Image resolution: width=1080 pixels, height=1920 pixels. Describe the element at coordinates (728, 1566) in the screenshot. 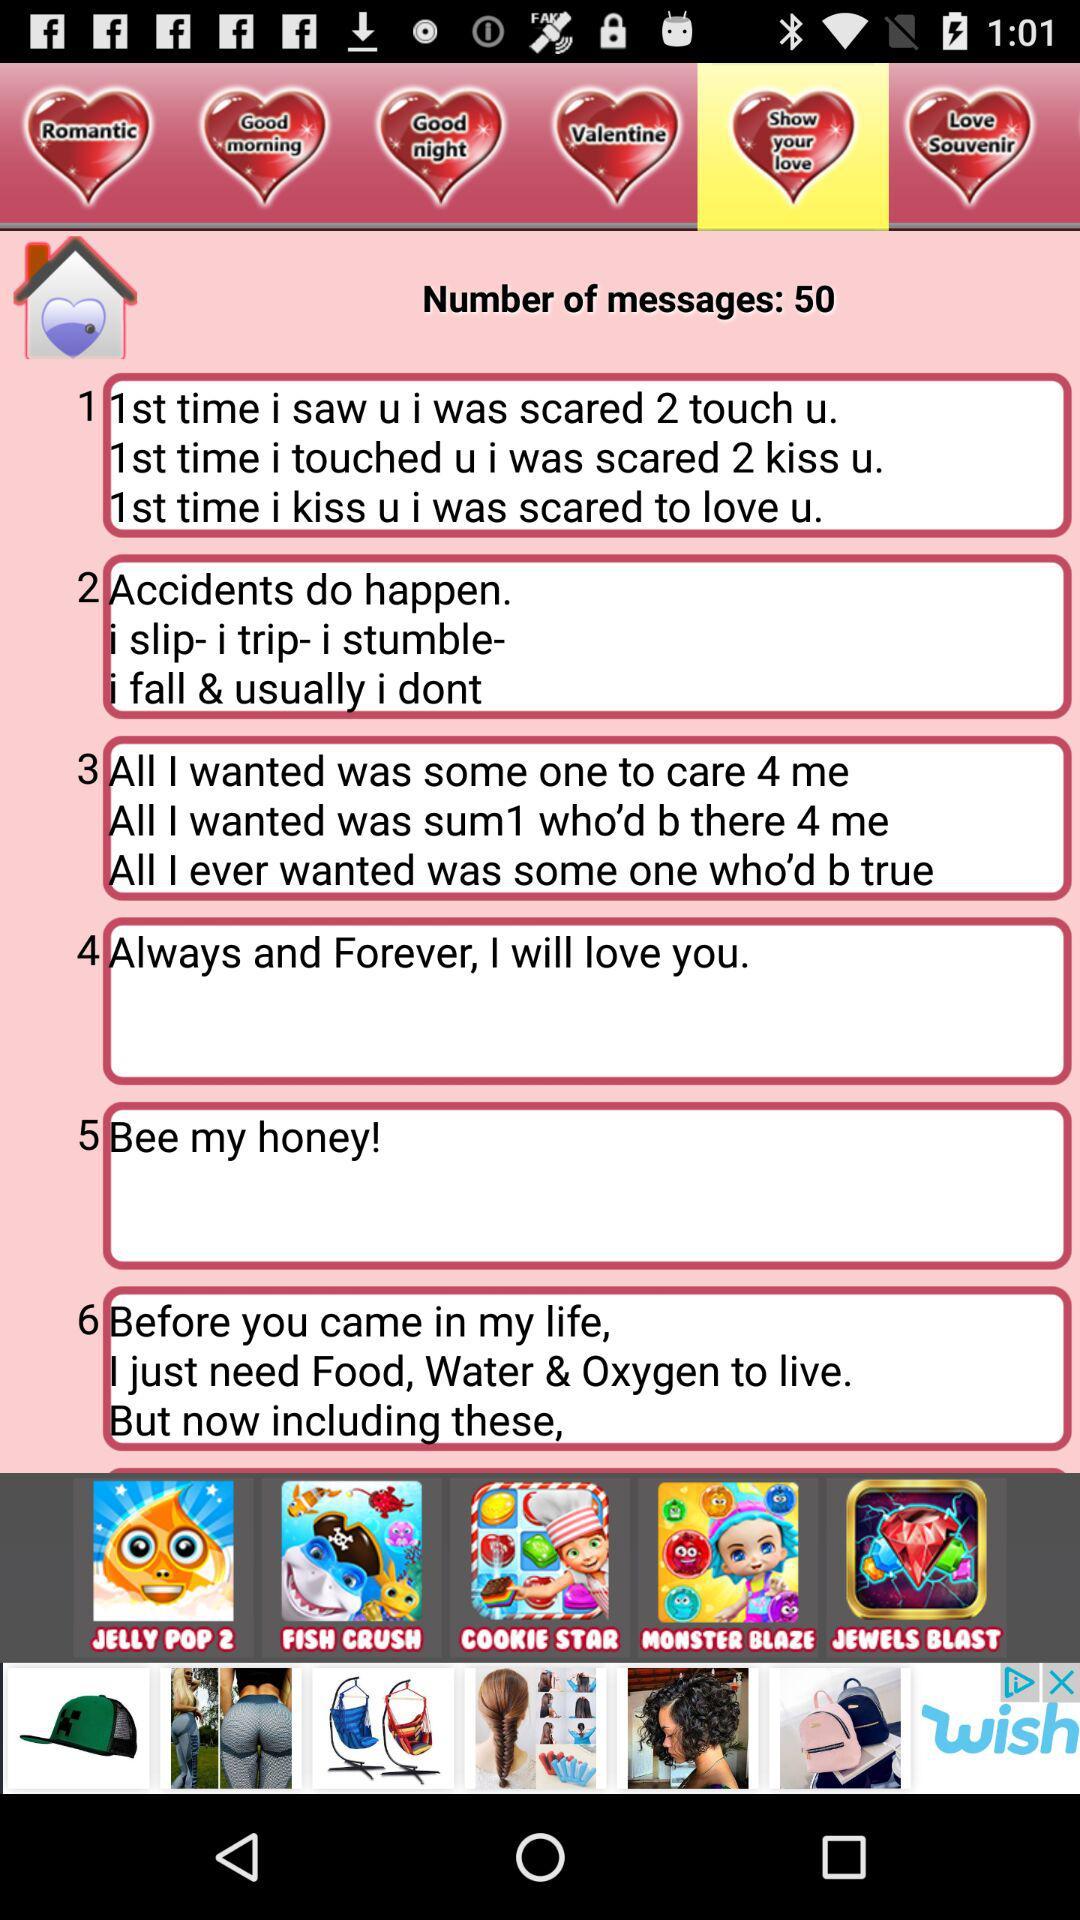

I see `the app` at that location.